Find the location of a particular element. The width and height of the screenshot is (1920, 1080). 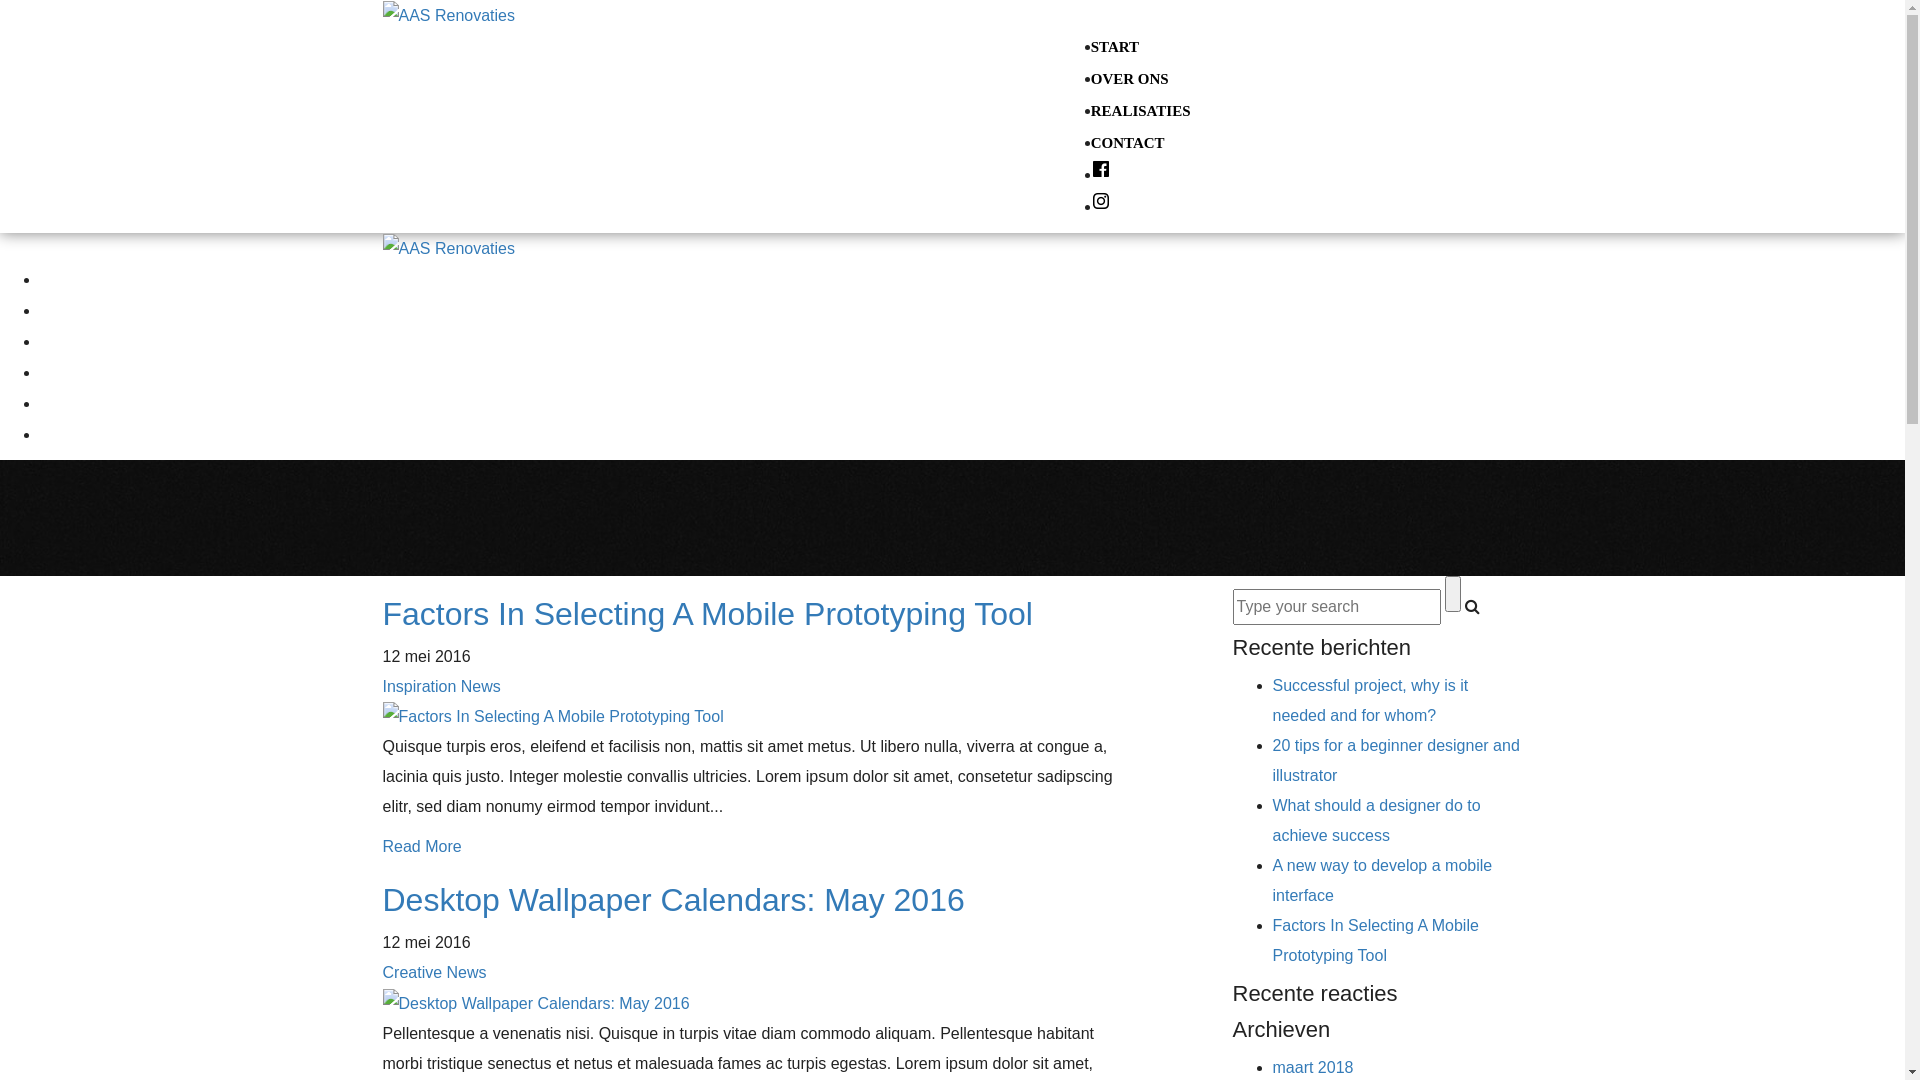

'Creative' is located at coordinates (411, 971).